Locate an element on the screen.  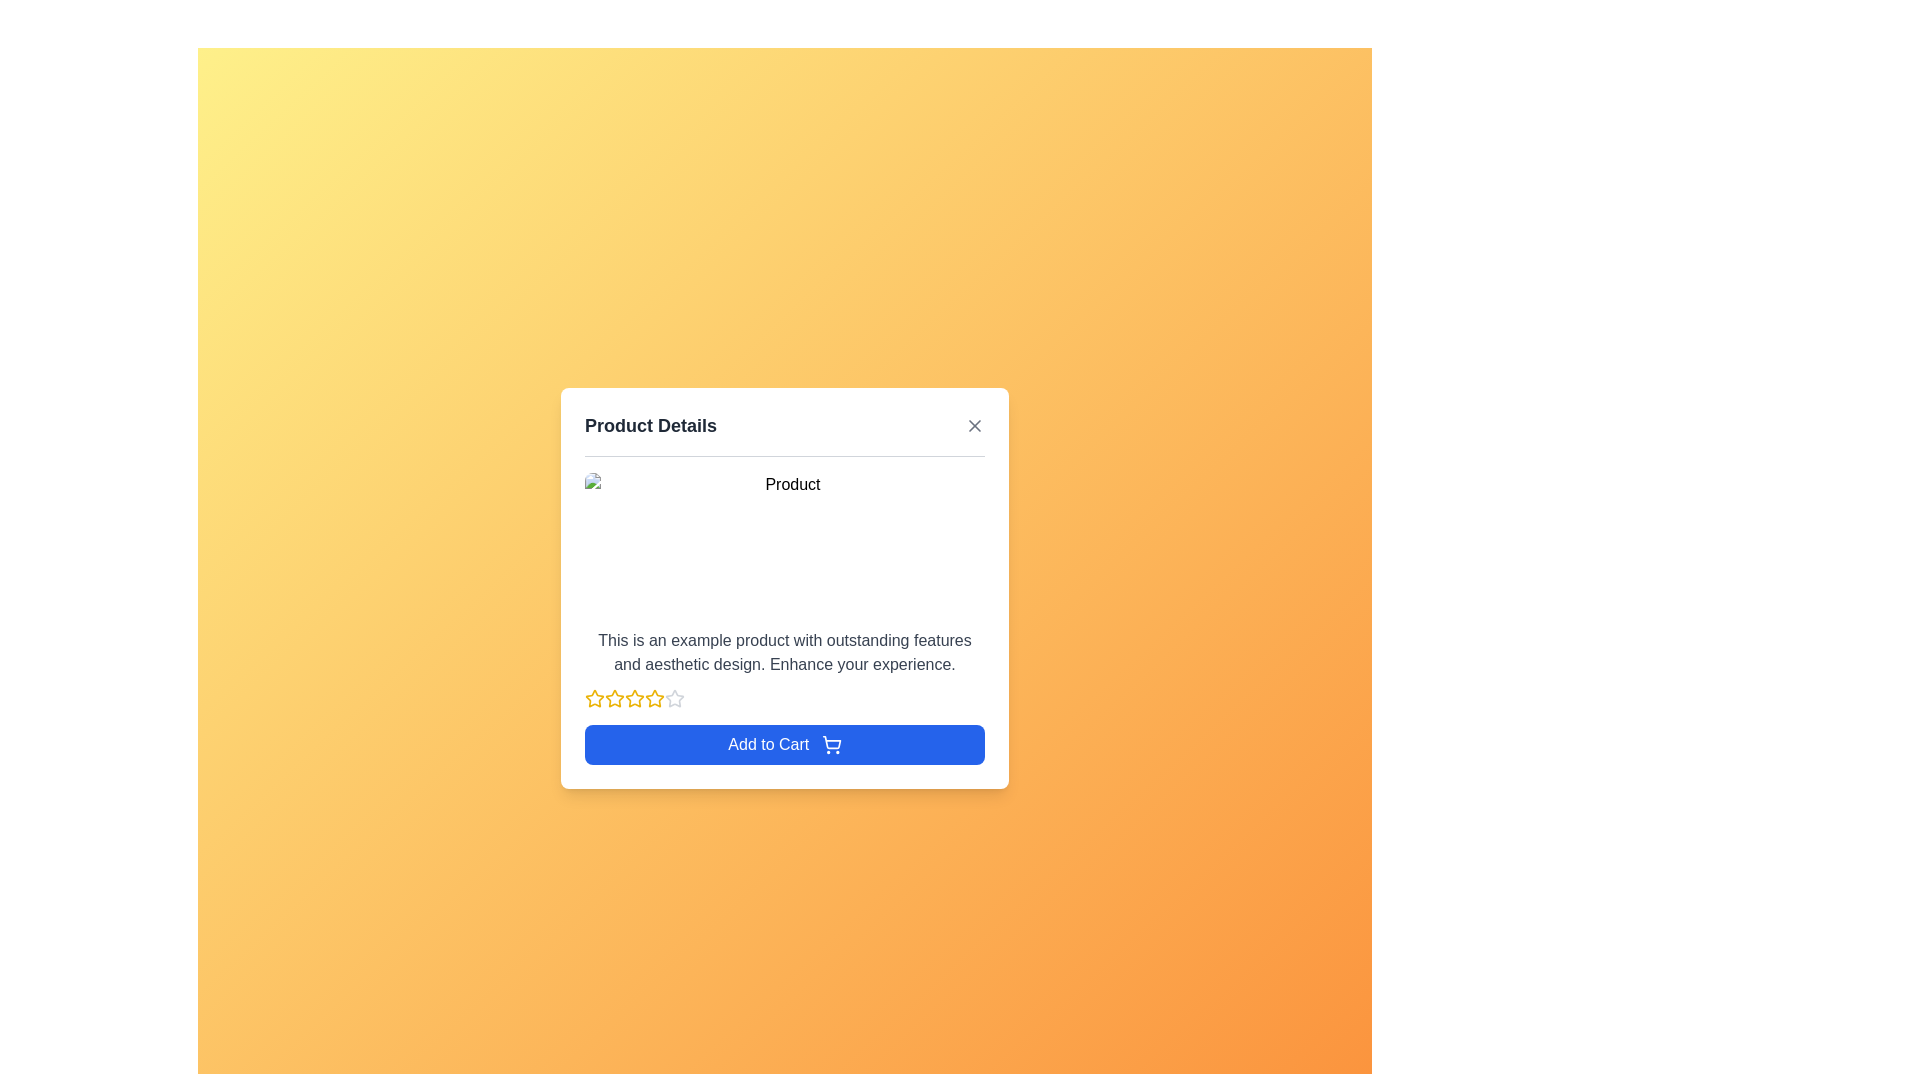
the seventh star in the row of nine rating stars is located at coordinates (654, 697).